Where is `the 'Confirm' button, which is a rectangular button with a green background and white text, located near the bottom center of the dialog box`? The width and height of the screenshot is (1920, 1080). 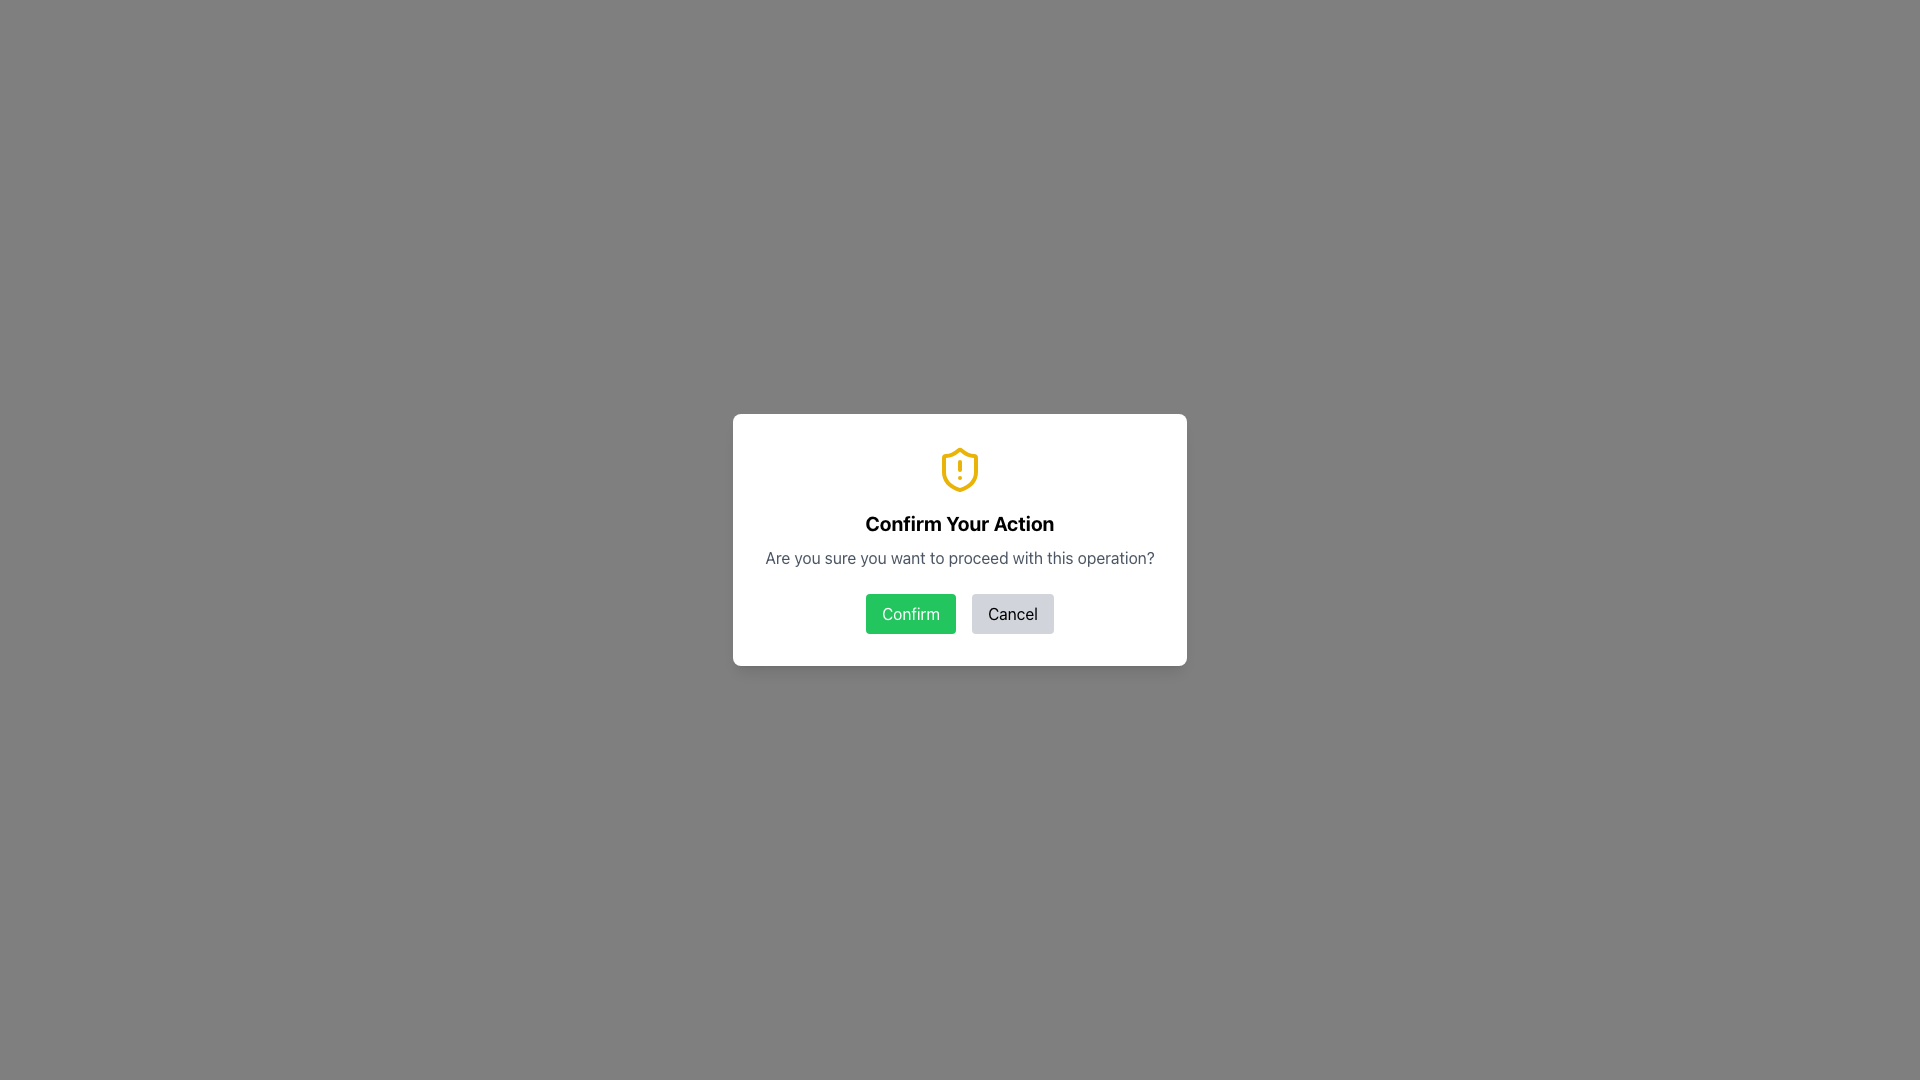
the 'Confirm' button, which is a rectangular button with a green background and white text, located near the bottom center of the dialog box is located at coordinates (910, 612).